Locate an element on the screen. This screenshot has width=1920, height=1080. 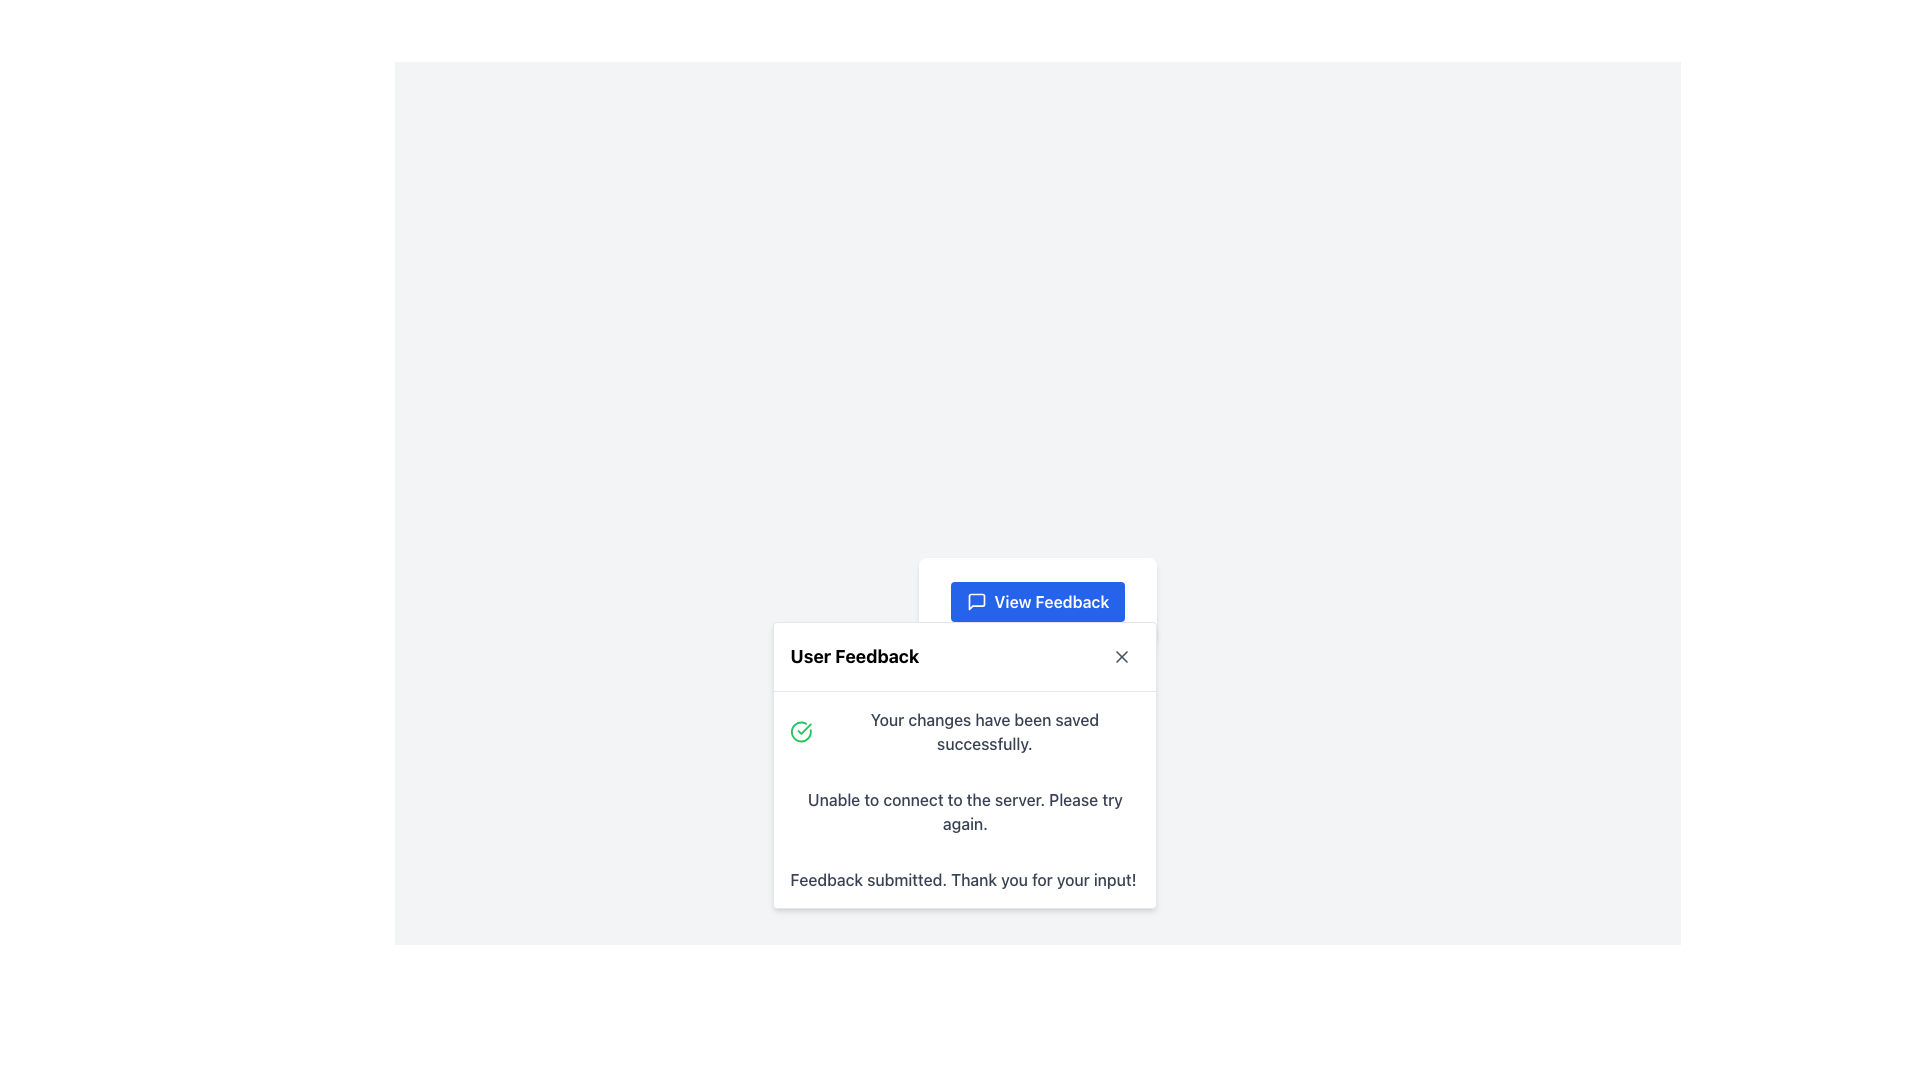
static text notifying the user of a connection issue, which is located centrally in the feedback modal below the success message 'Your changes have been saved successfully.' is located at coordinates (965, 812).